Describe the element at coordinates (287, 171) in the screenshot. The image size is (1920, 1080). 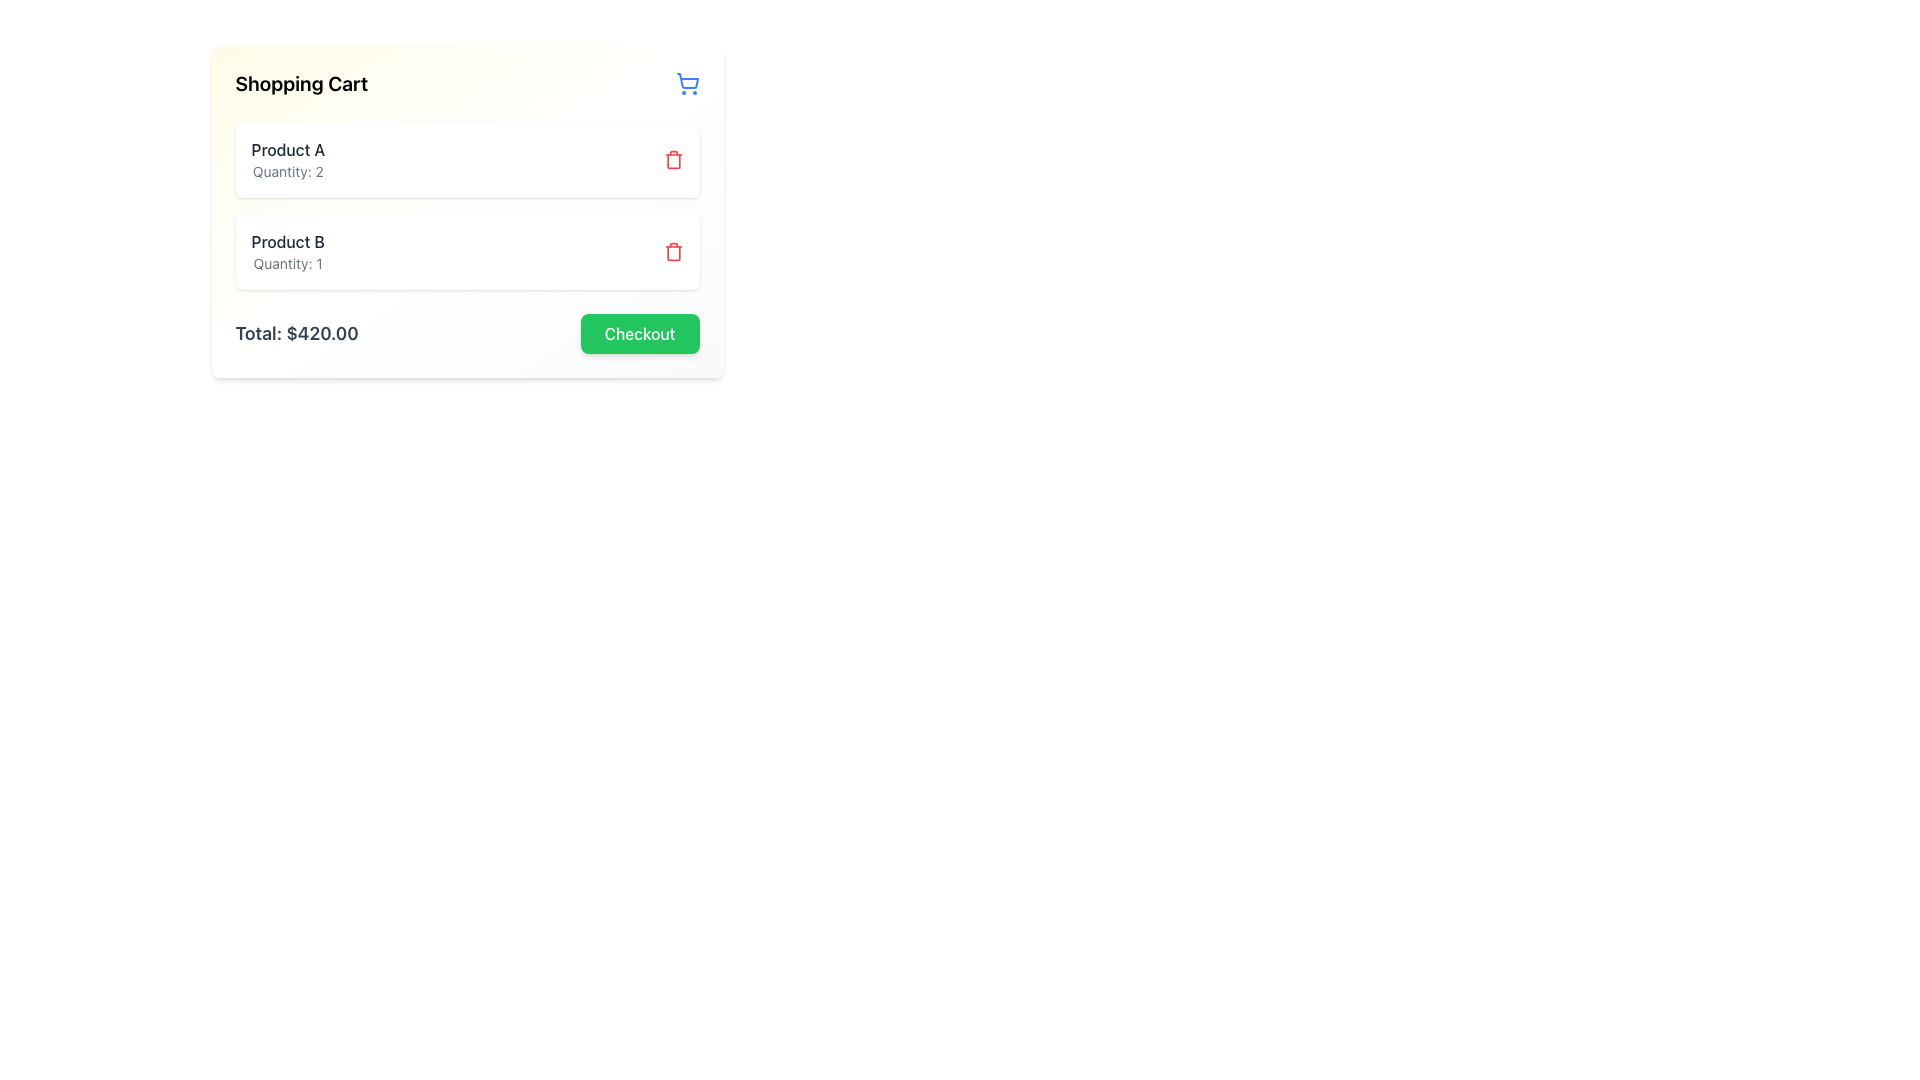
I see `the static text label displaying 'Quantity: 2', which is styled in light gray and located below the 'Product A' label in the shopping cart interface` at that location.